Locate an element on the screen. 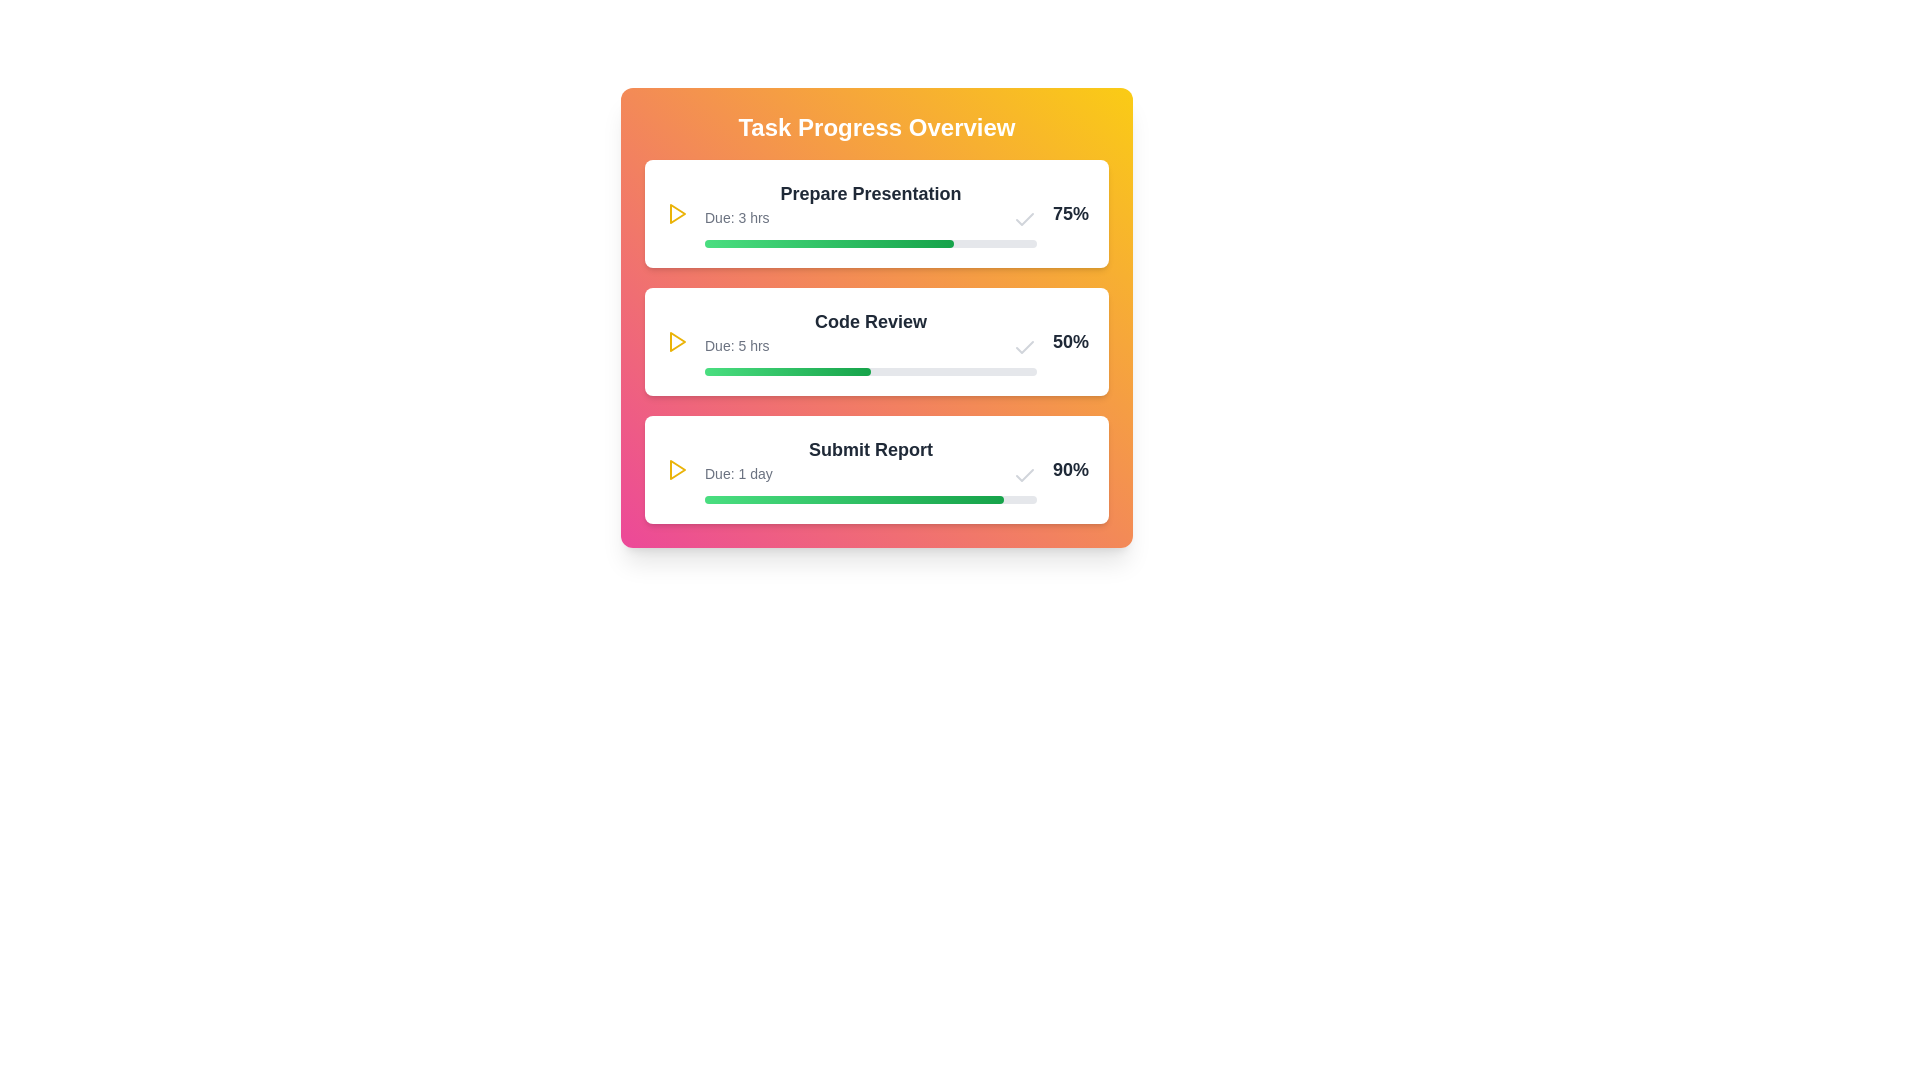  the static text label that serves as a title or identifier for an individual task, located in the topmost card of a list, just below the 'Task Progress Overview' heading is located at coordinates (870, 193).